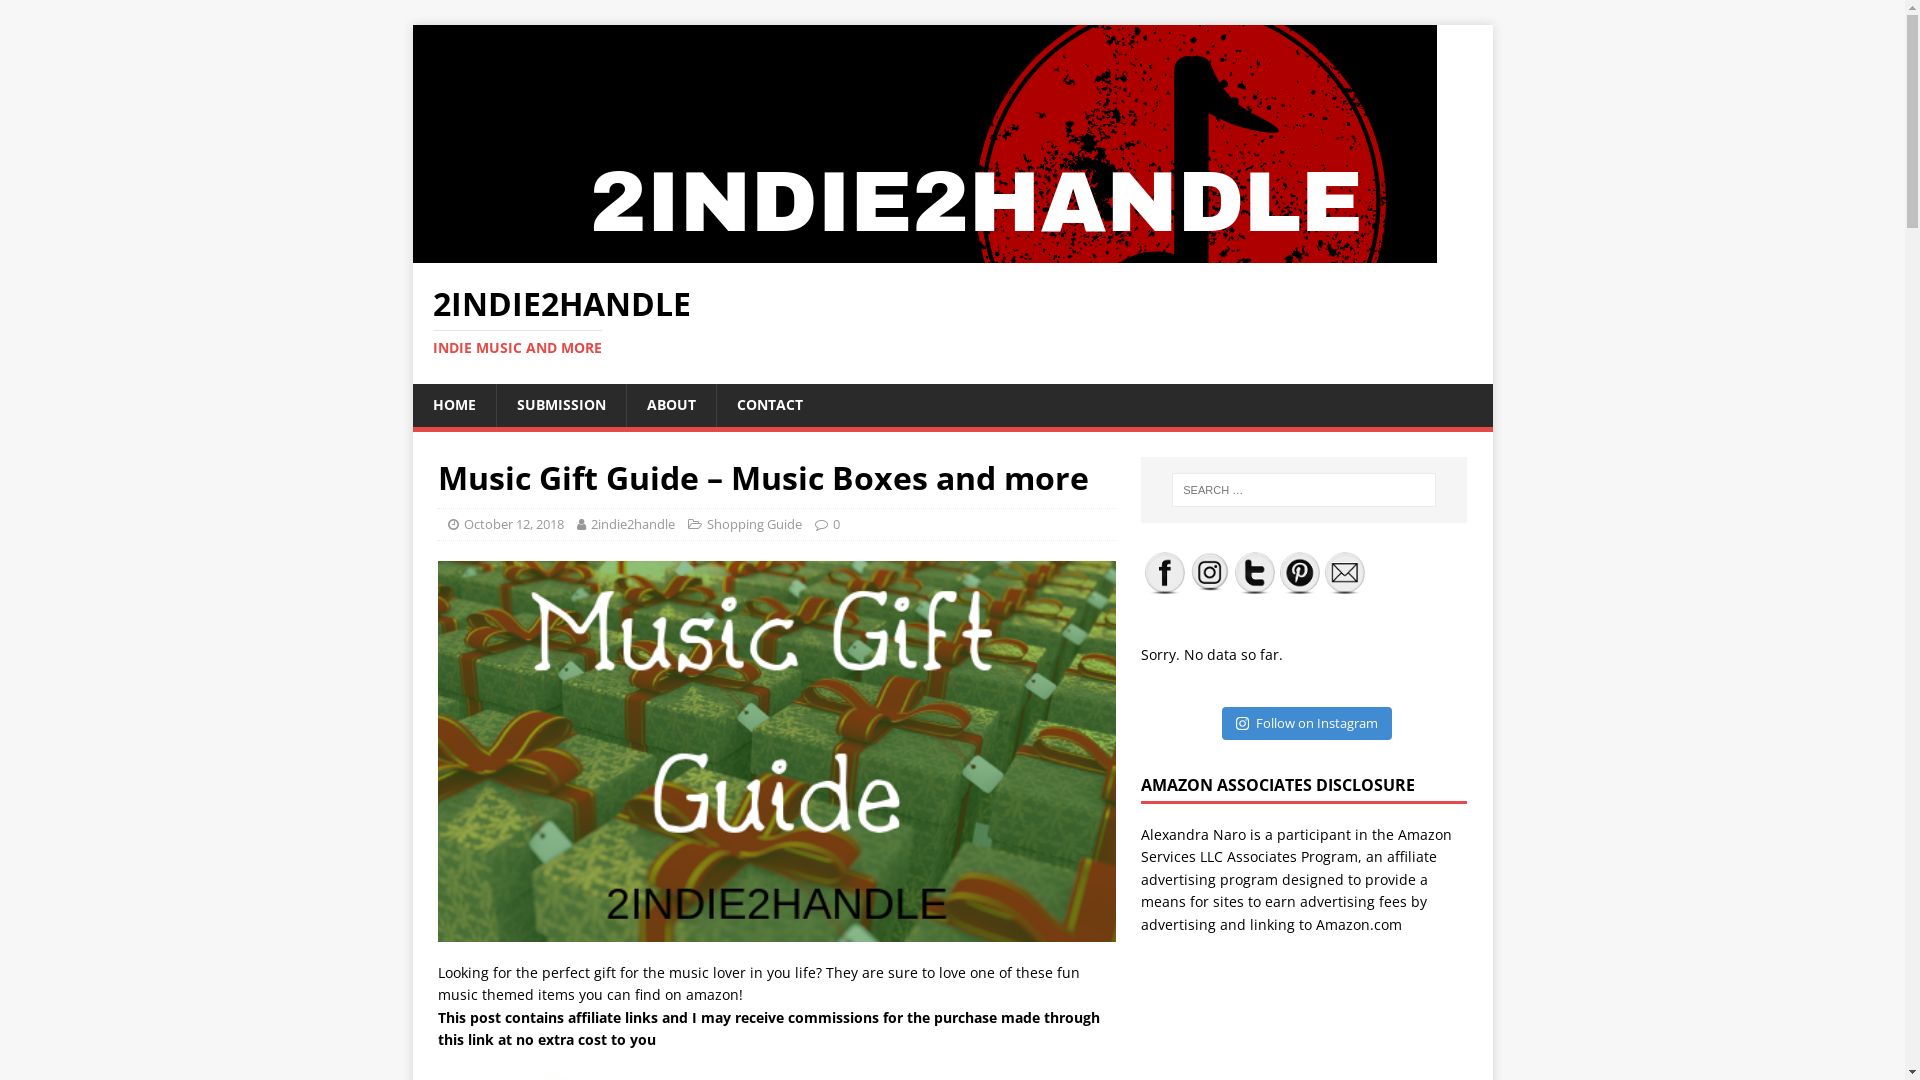  Describe the element at coordinates (1344, 572) in the screenshot. I see `'Follow by Email'` at that location.